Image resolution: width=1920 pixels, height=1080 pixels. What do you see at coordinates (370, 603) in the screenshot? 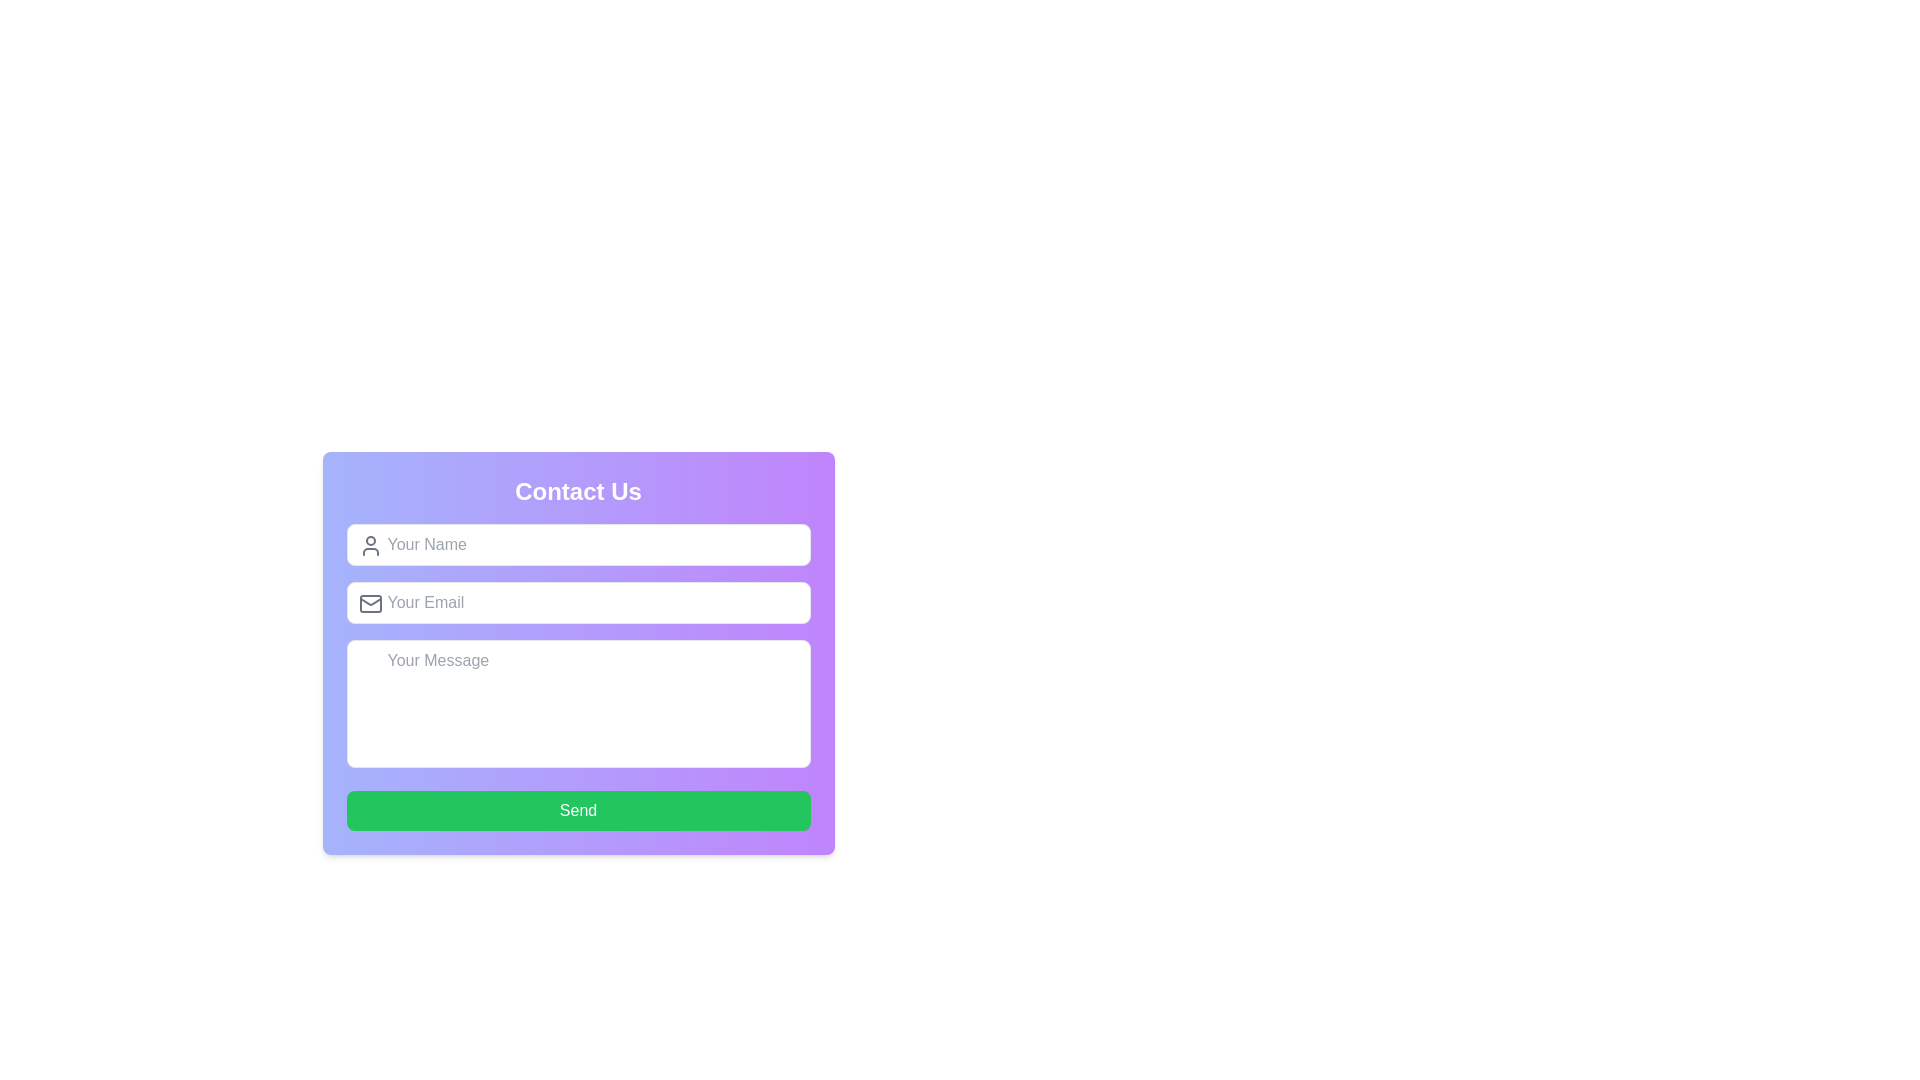
I see `the decorative gray rectangular graphic element within the envelope icon, located on the left side of the 'Your Email' input field` at bounding box center [370, 603].